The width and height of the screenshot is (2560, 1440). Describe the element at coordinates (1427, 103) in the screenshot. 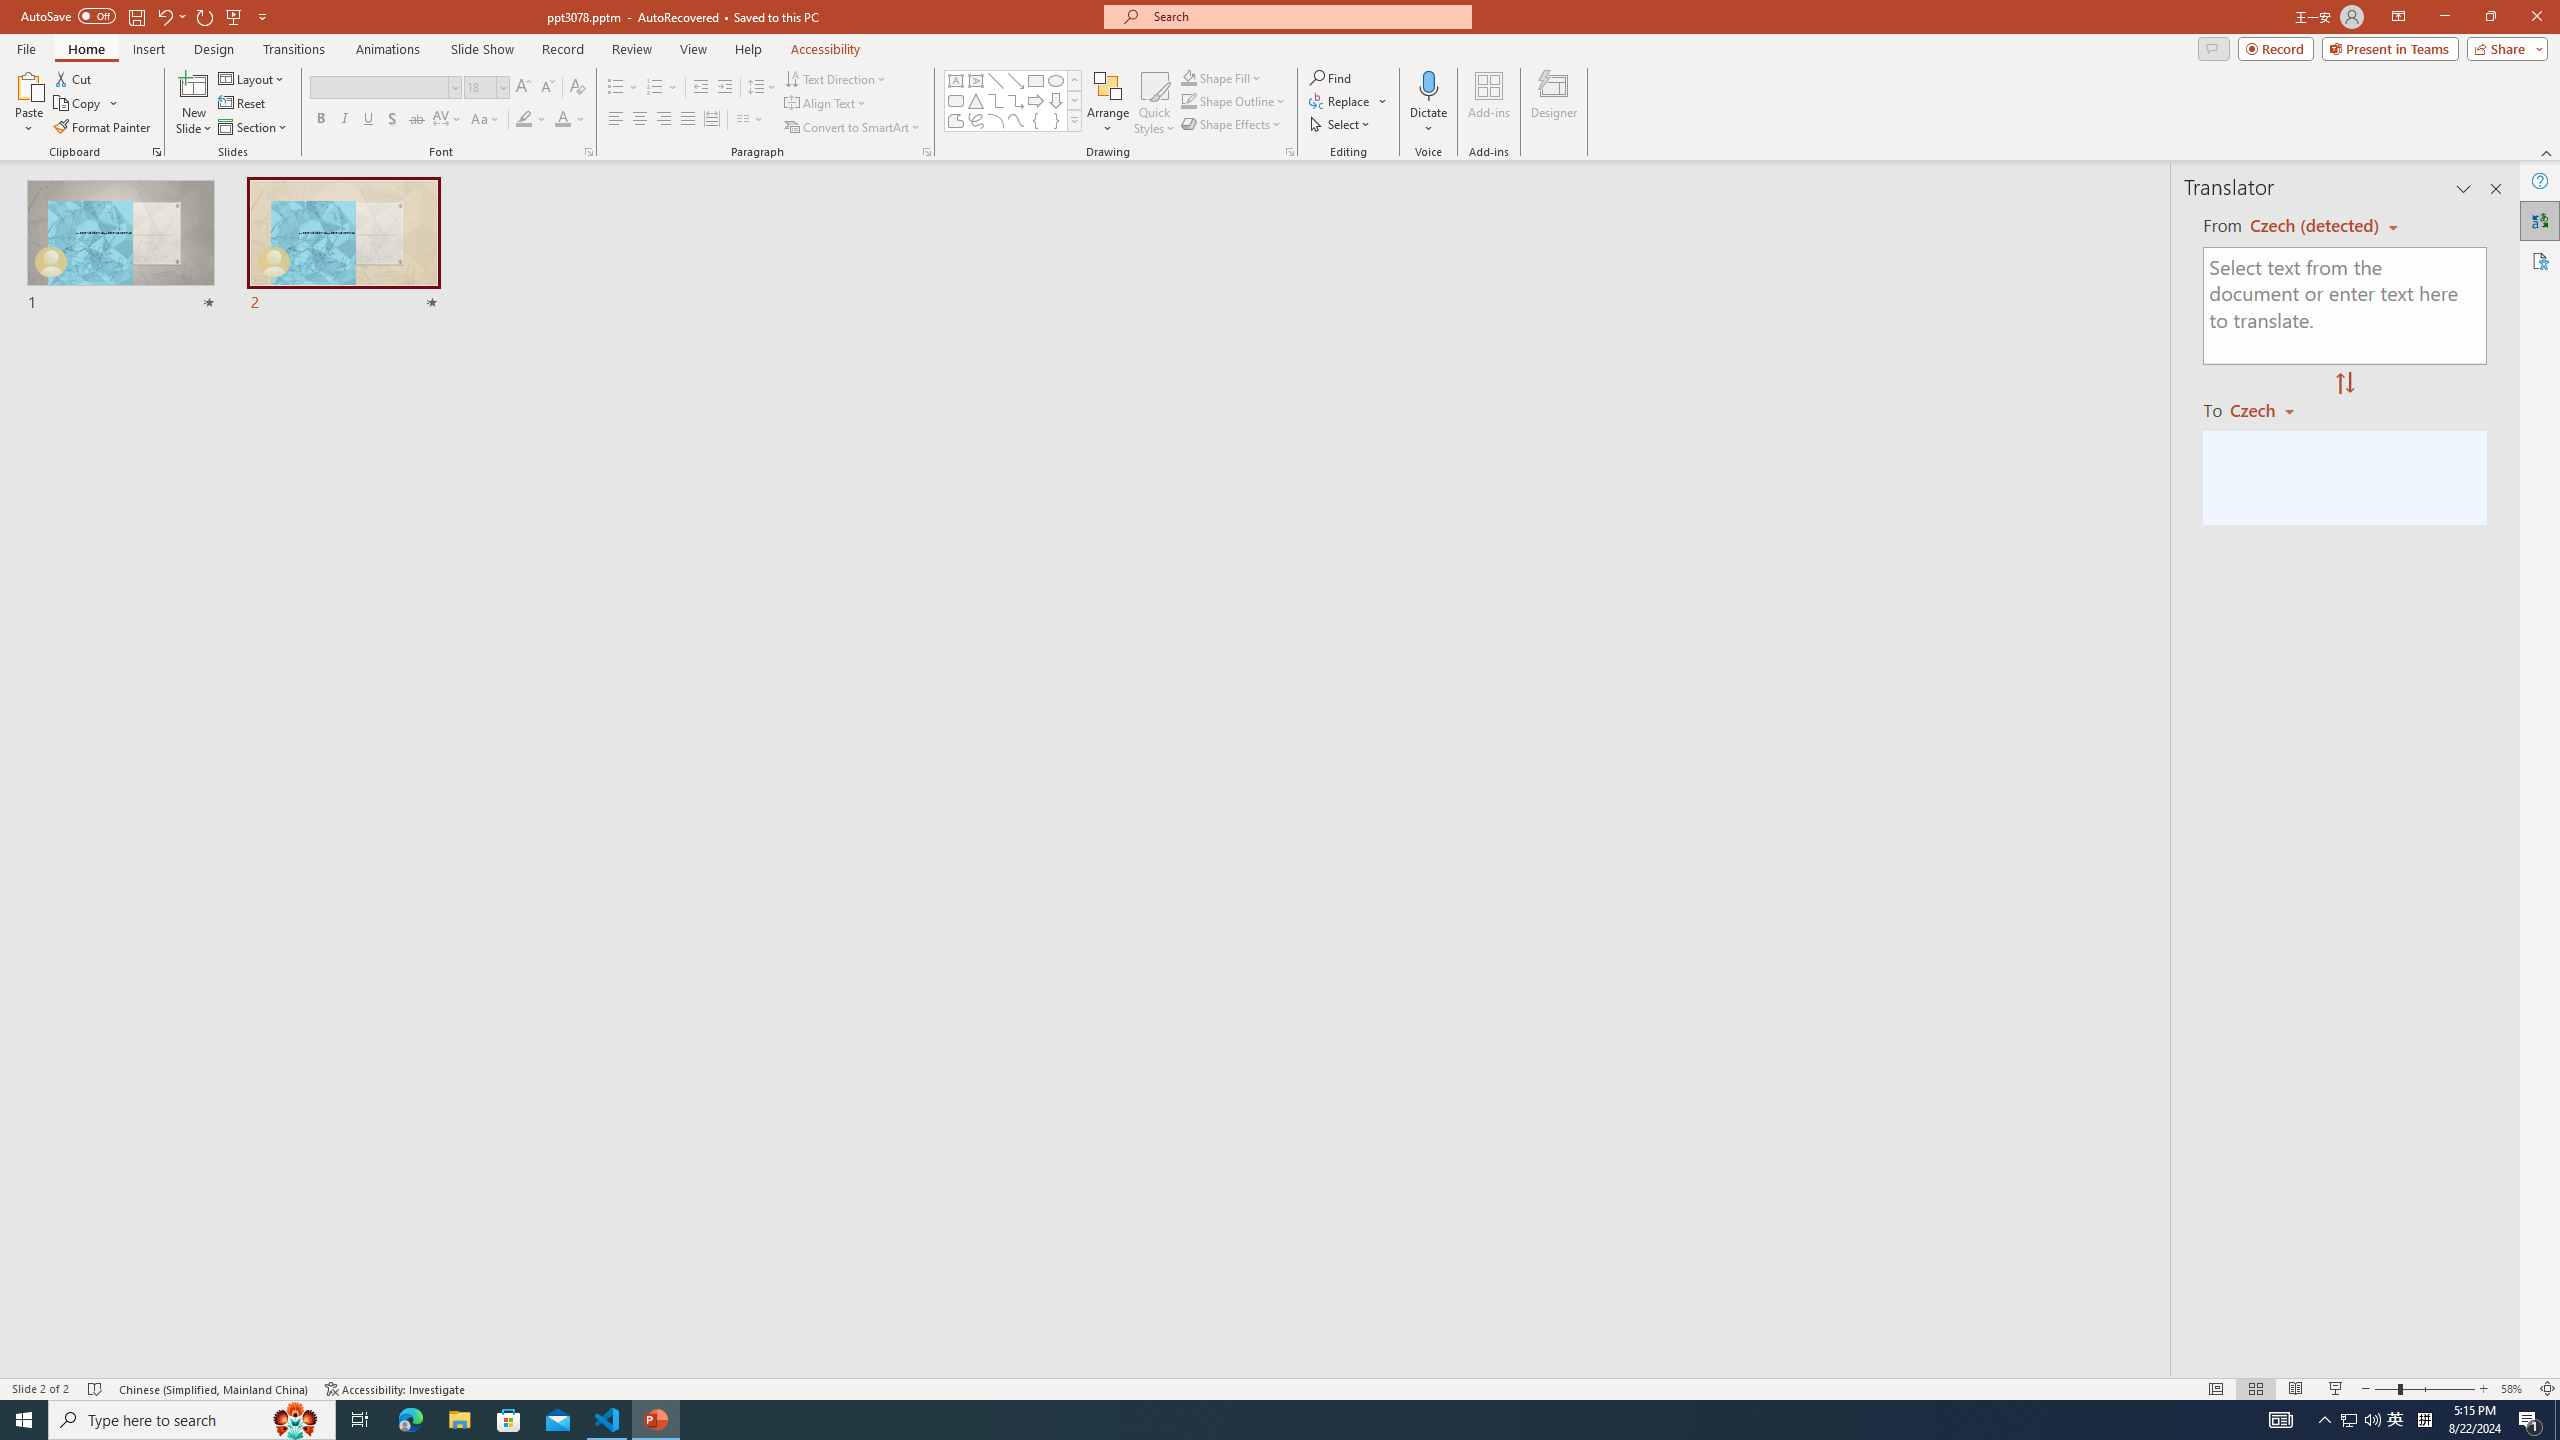

I see `'Dictate'` at that location.